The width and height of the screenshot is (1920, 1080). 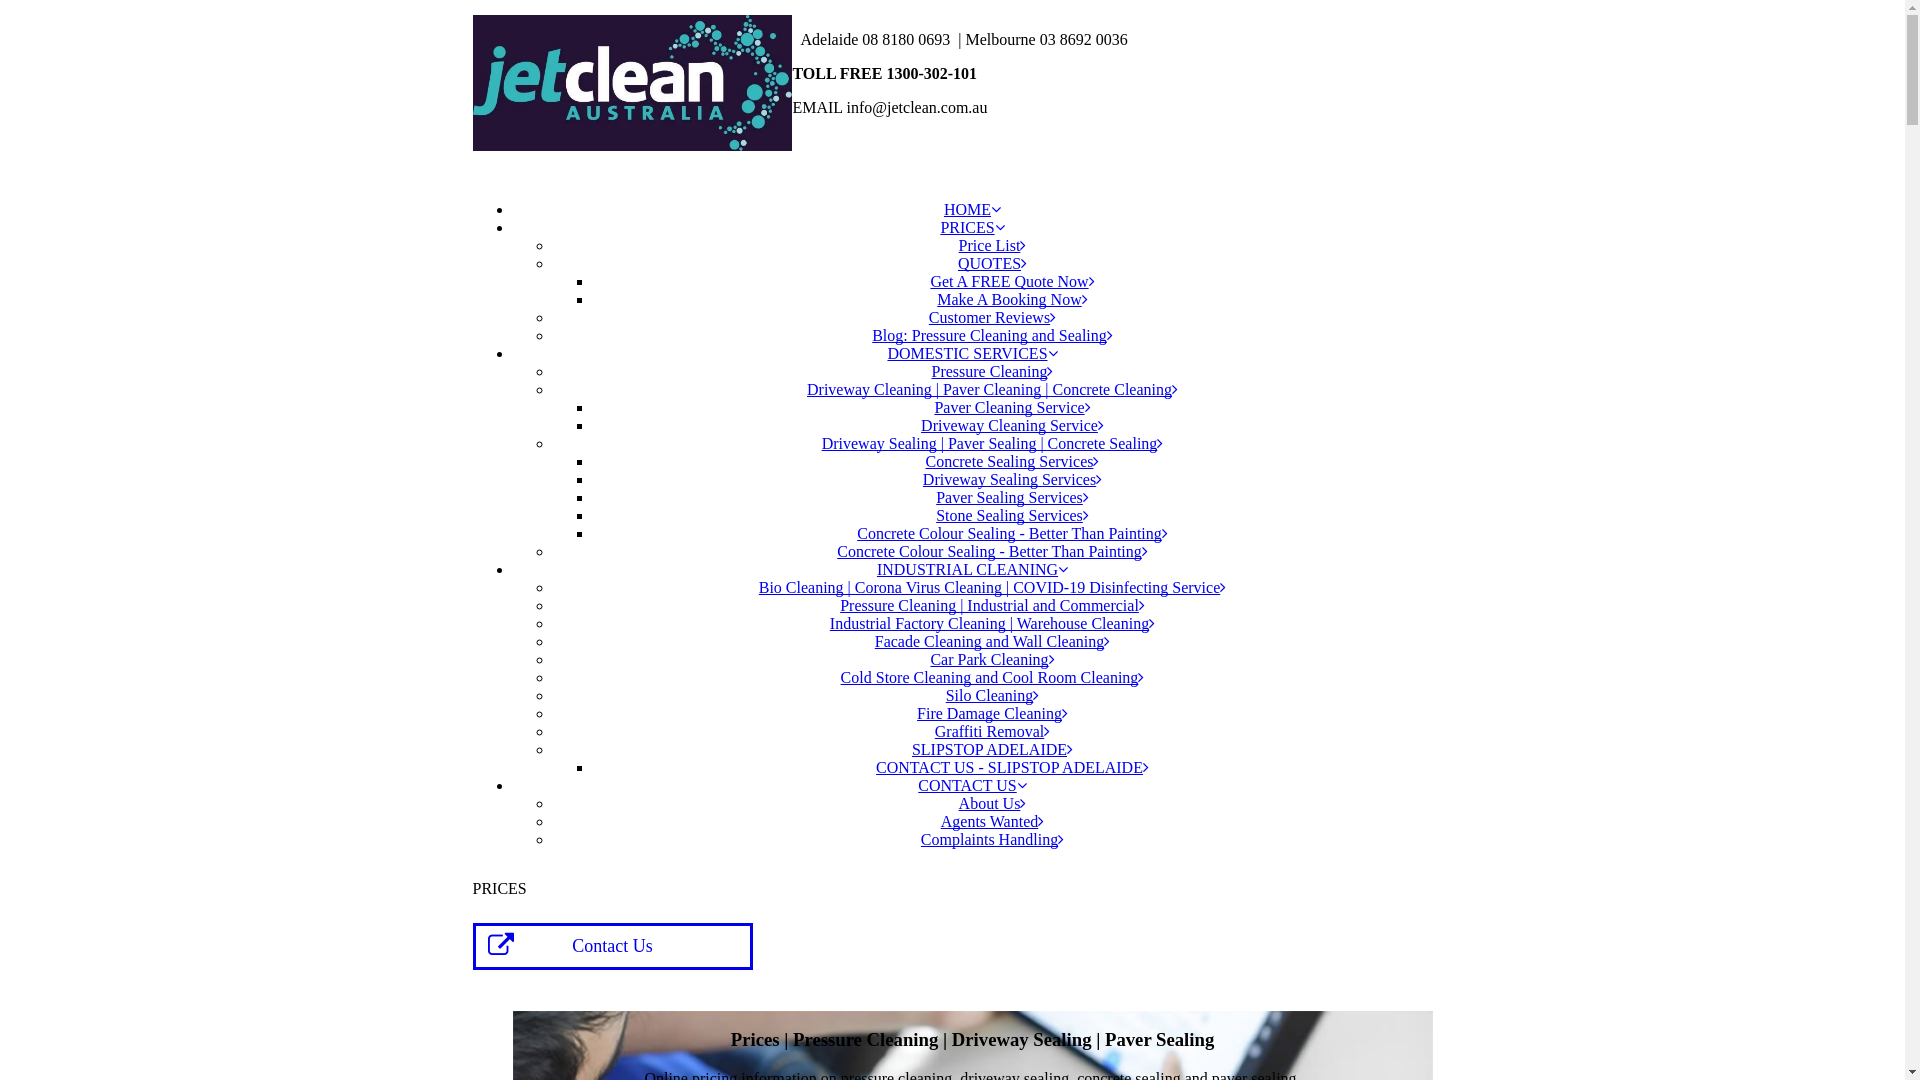 What do you see at coordinates (992, 659) in the screenshot?
I see `'Car Park Cleaning'` at bounding box center [992, 659].